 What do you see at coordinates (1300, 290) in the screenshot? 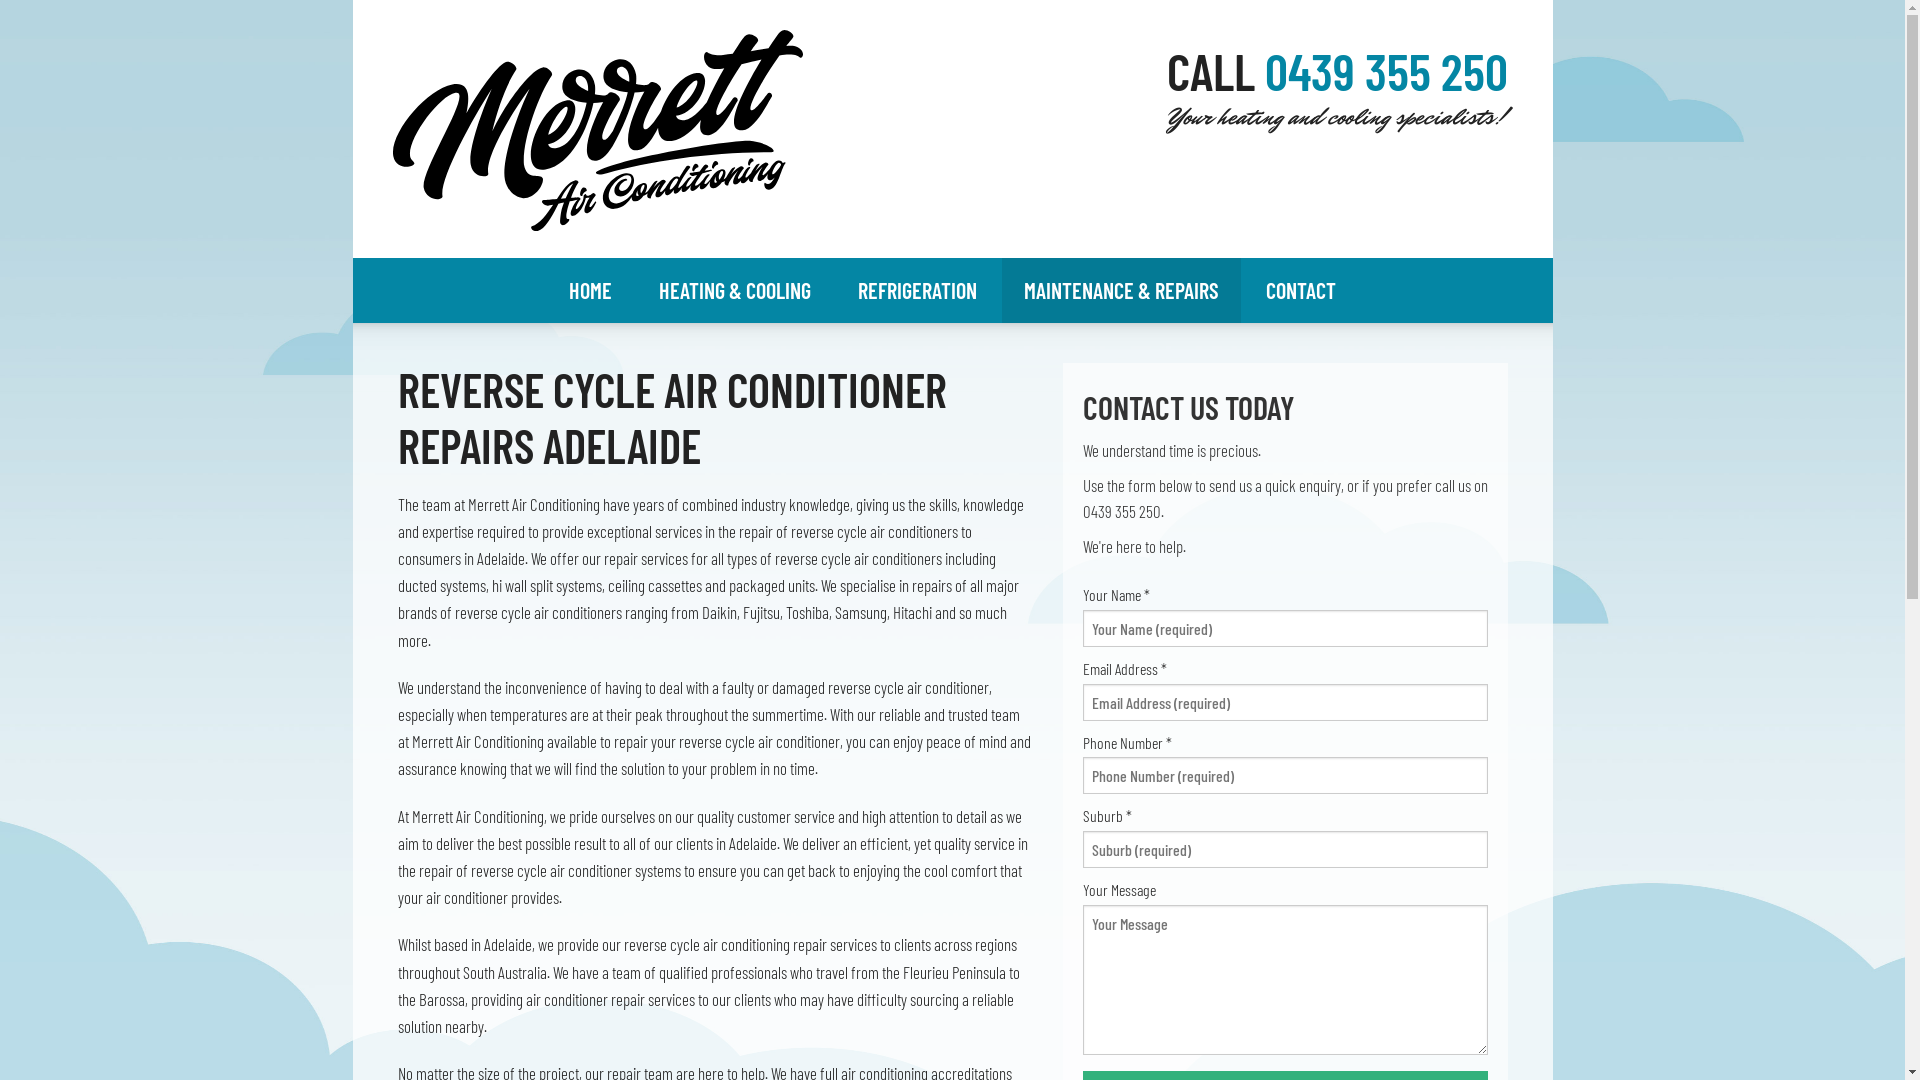
I see `'CONTACT'` at bounding box center [1300, 290].